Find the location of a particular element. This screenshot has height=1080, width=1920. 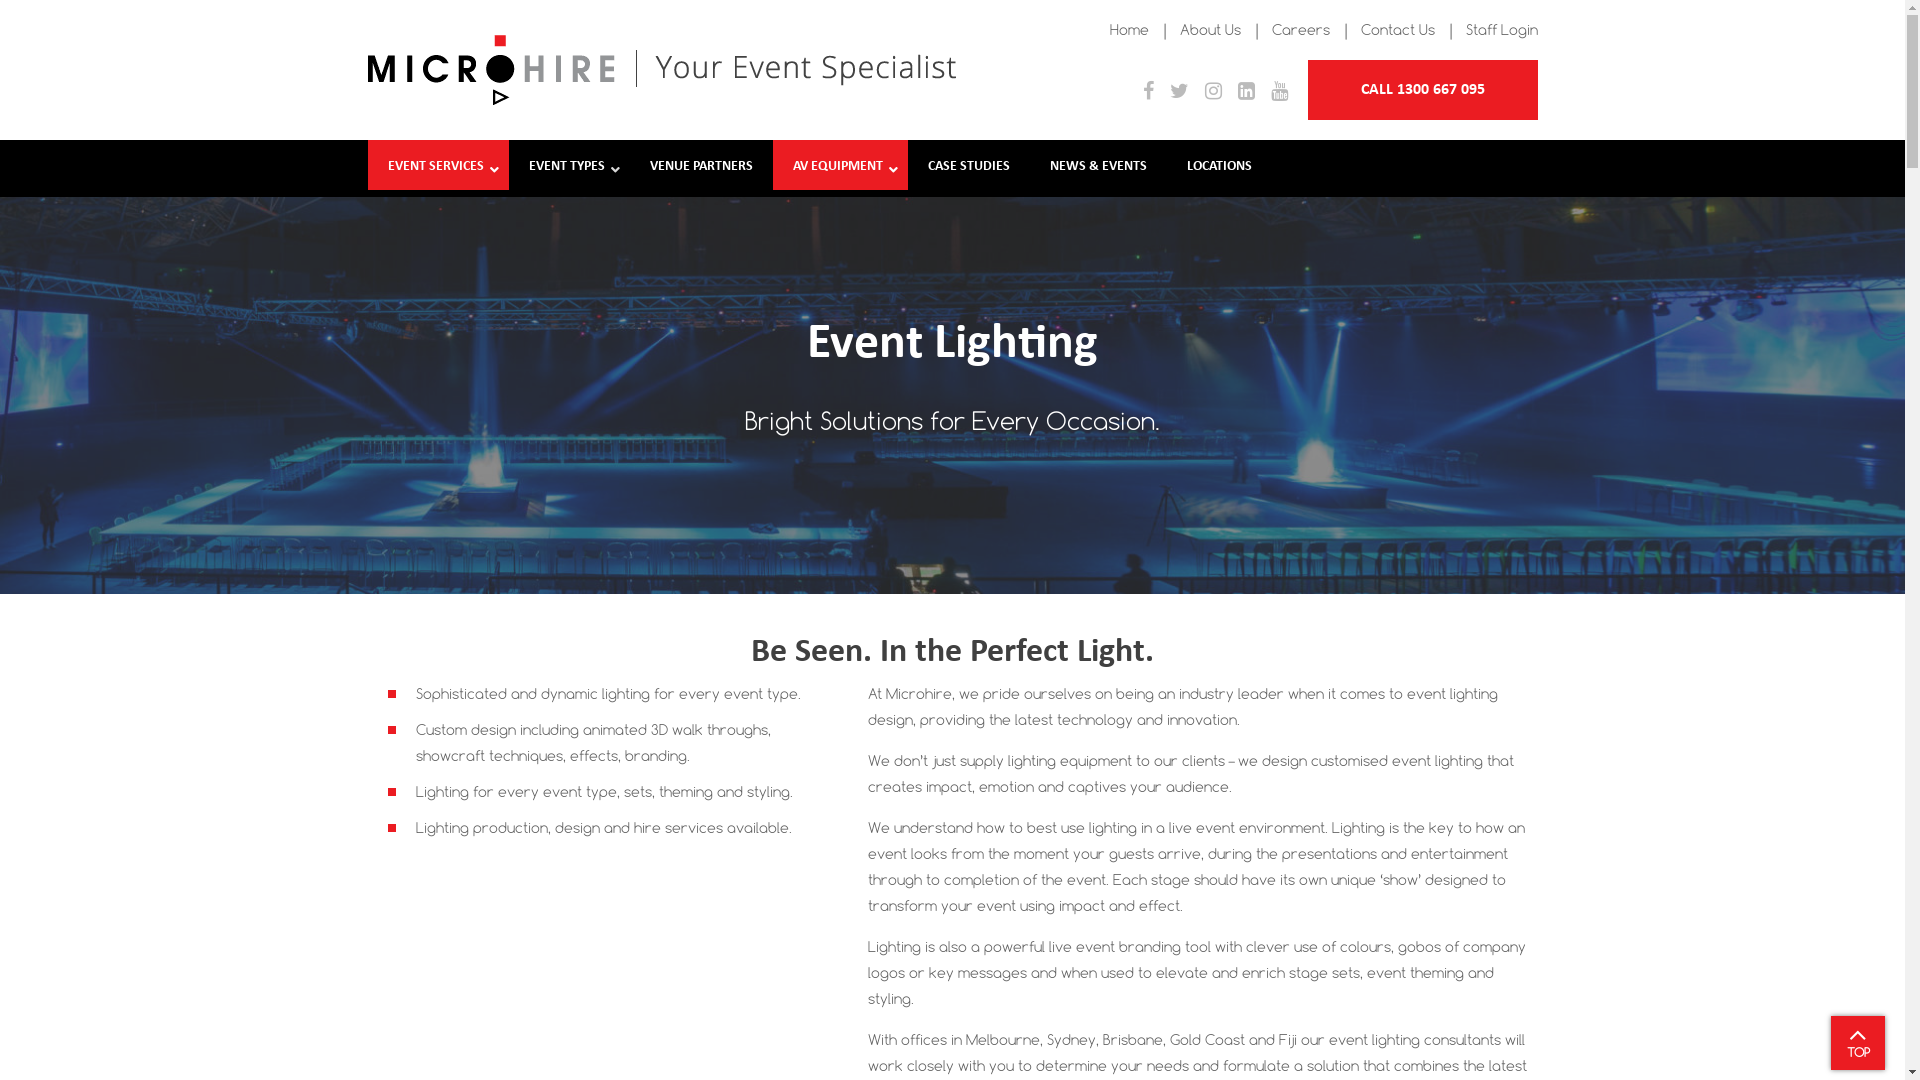

'Home' is located at coordinates (1129, 29).